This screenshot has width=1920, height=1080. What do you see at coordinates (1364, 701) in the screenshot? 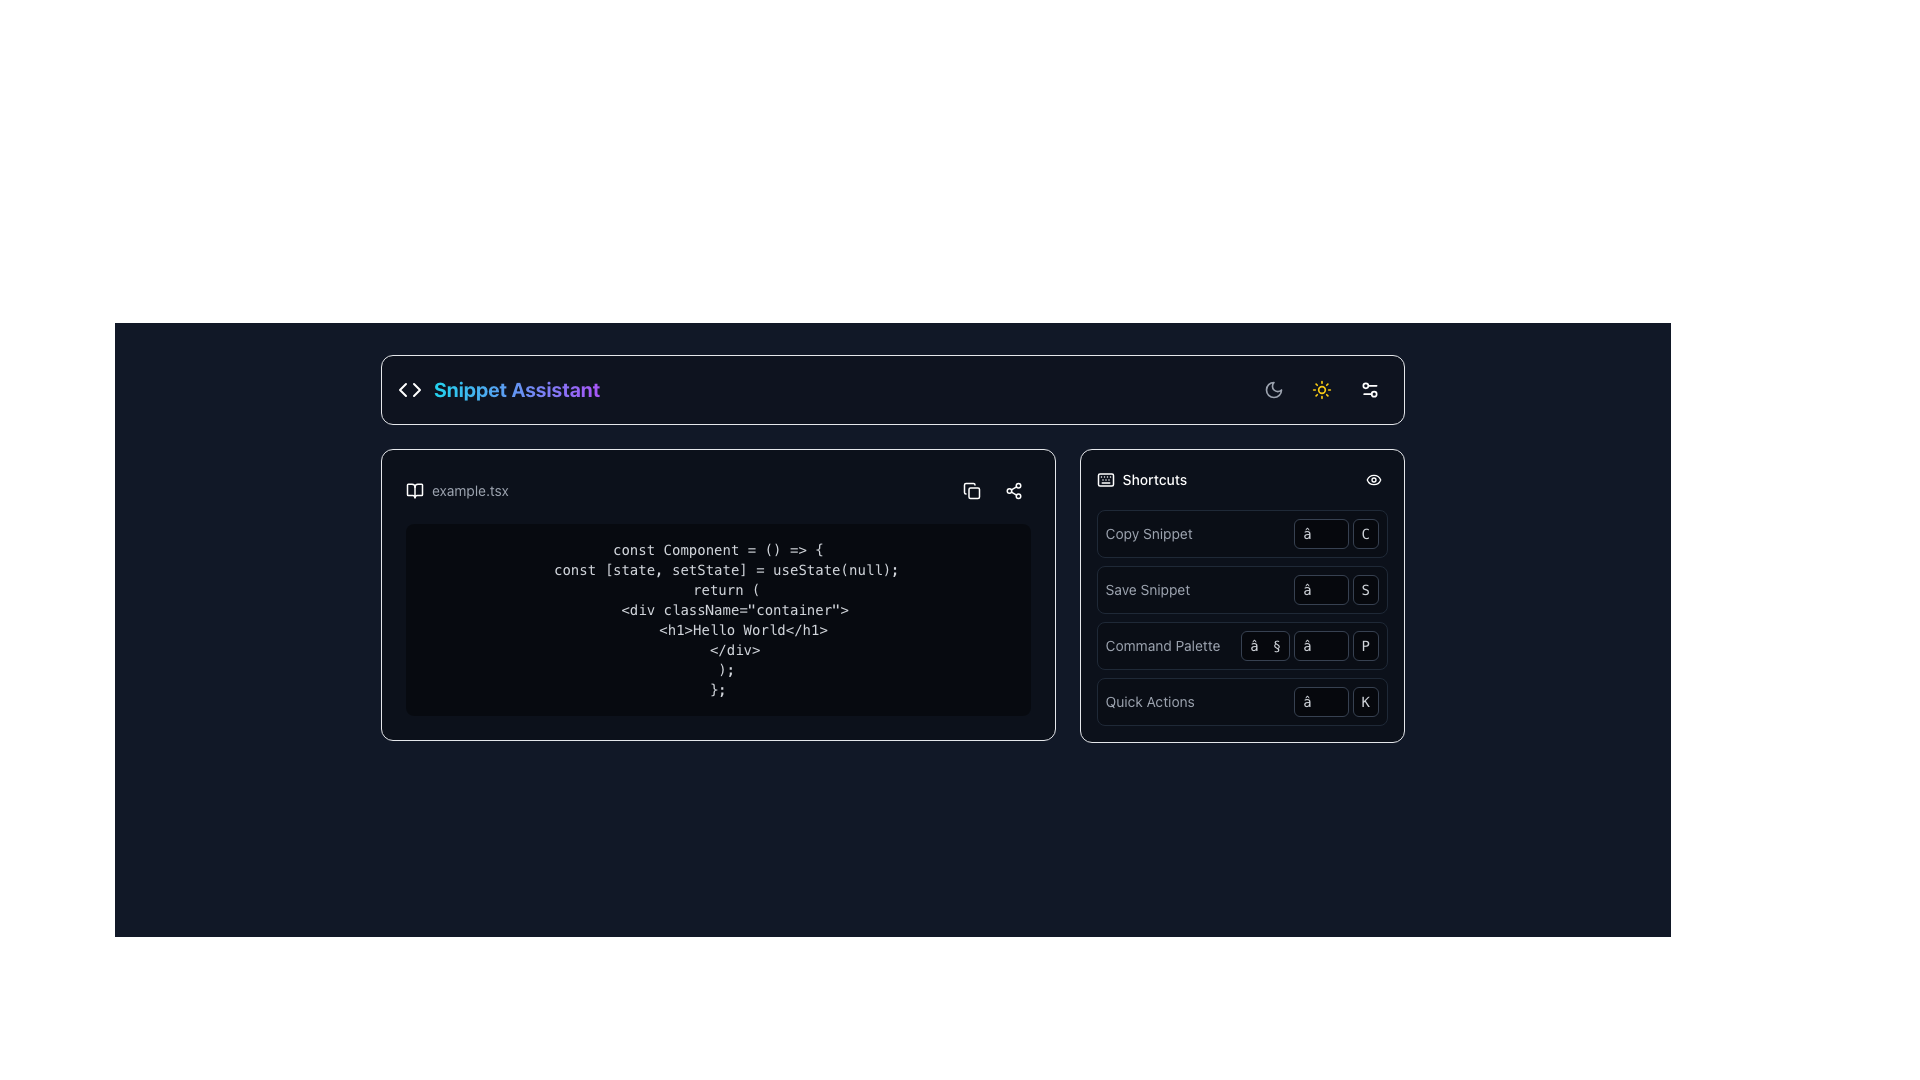
I see `the button labeled 'K' in the bottom-right section of the interface` at bounding box center [1364, 701].